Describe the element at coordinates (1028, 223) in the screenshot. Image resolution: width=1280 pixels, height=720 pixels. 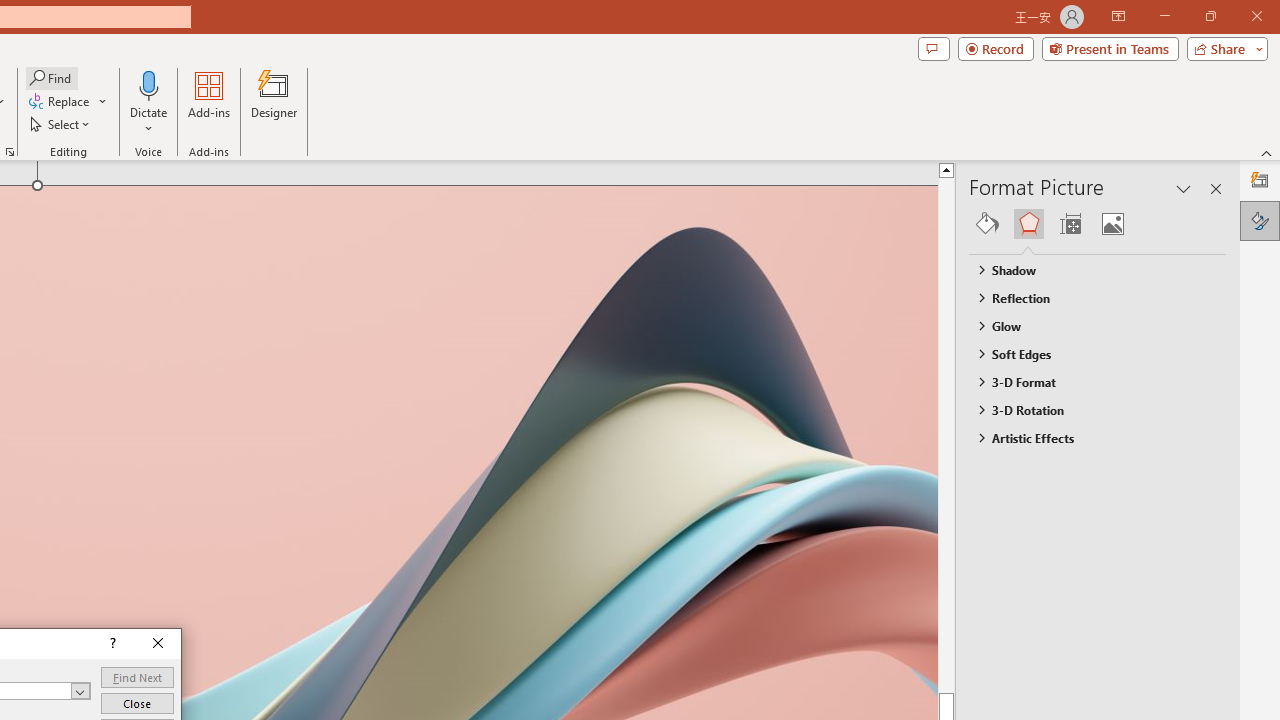
I see `'Effects'` at that location.